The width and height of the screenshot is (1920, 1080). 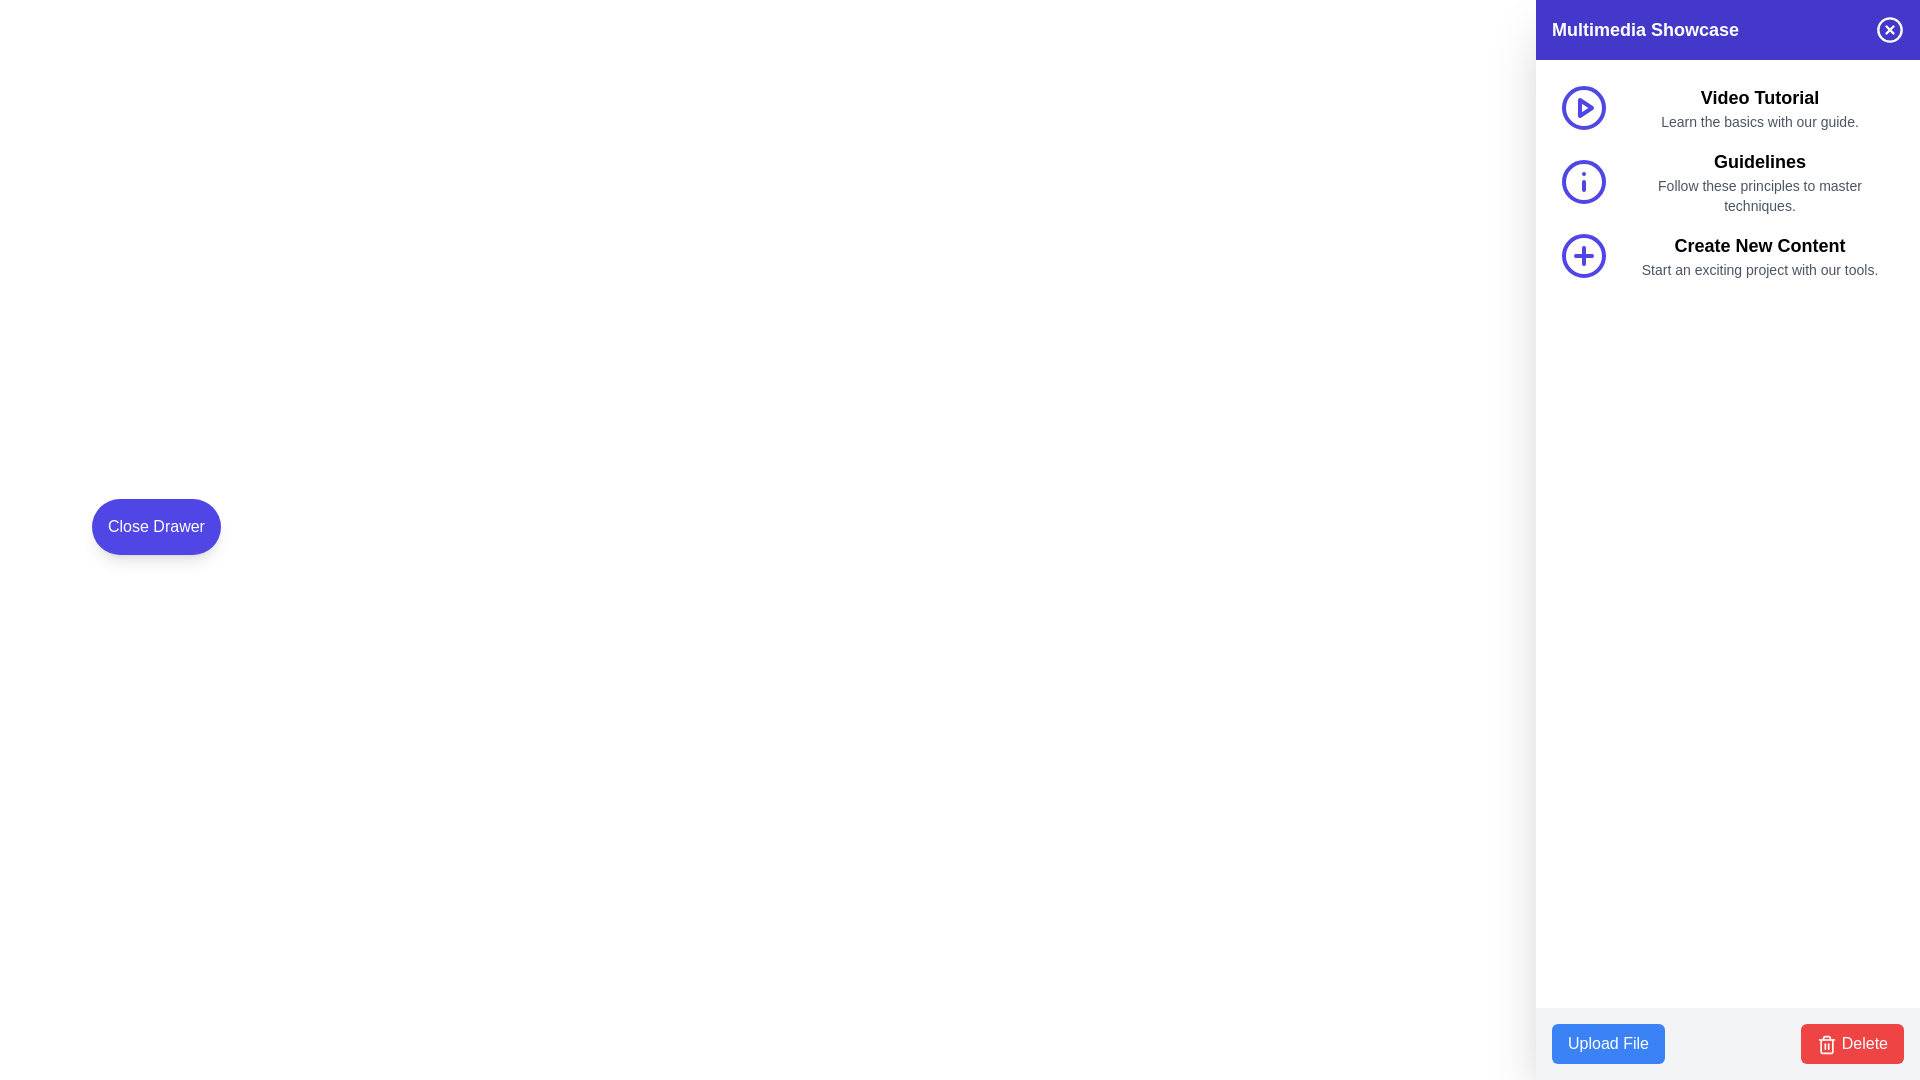 I want to click on the icon in the 'Create New Content' section located in the right sidebar, so click(x=1583, y=254).